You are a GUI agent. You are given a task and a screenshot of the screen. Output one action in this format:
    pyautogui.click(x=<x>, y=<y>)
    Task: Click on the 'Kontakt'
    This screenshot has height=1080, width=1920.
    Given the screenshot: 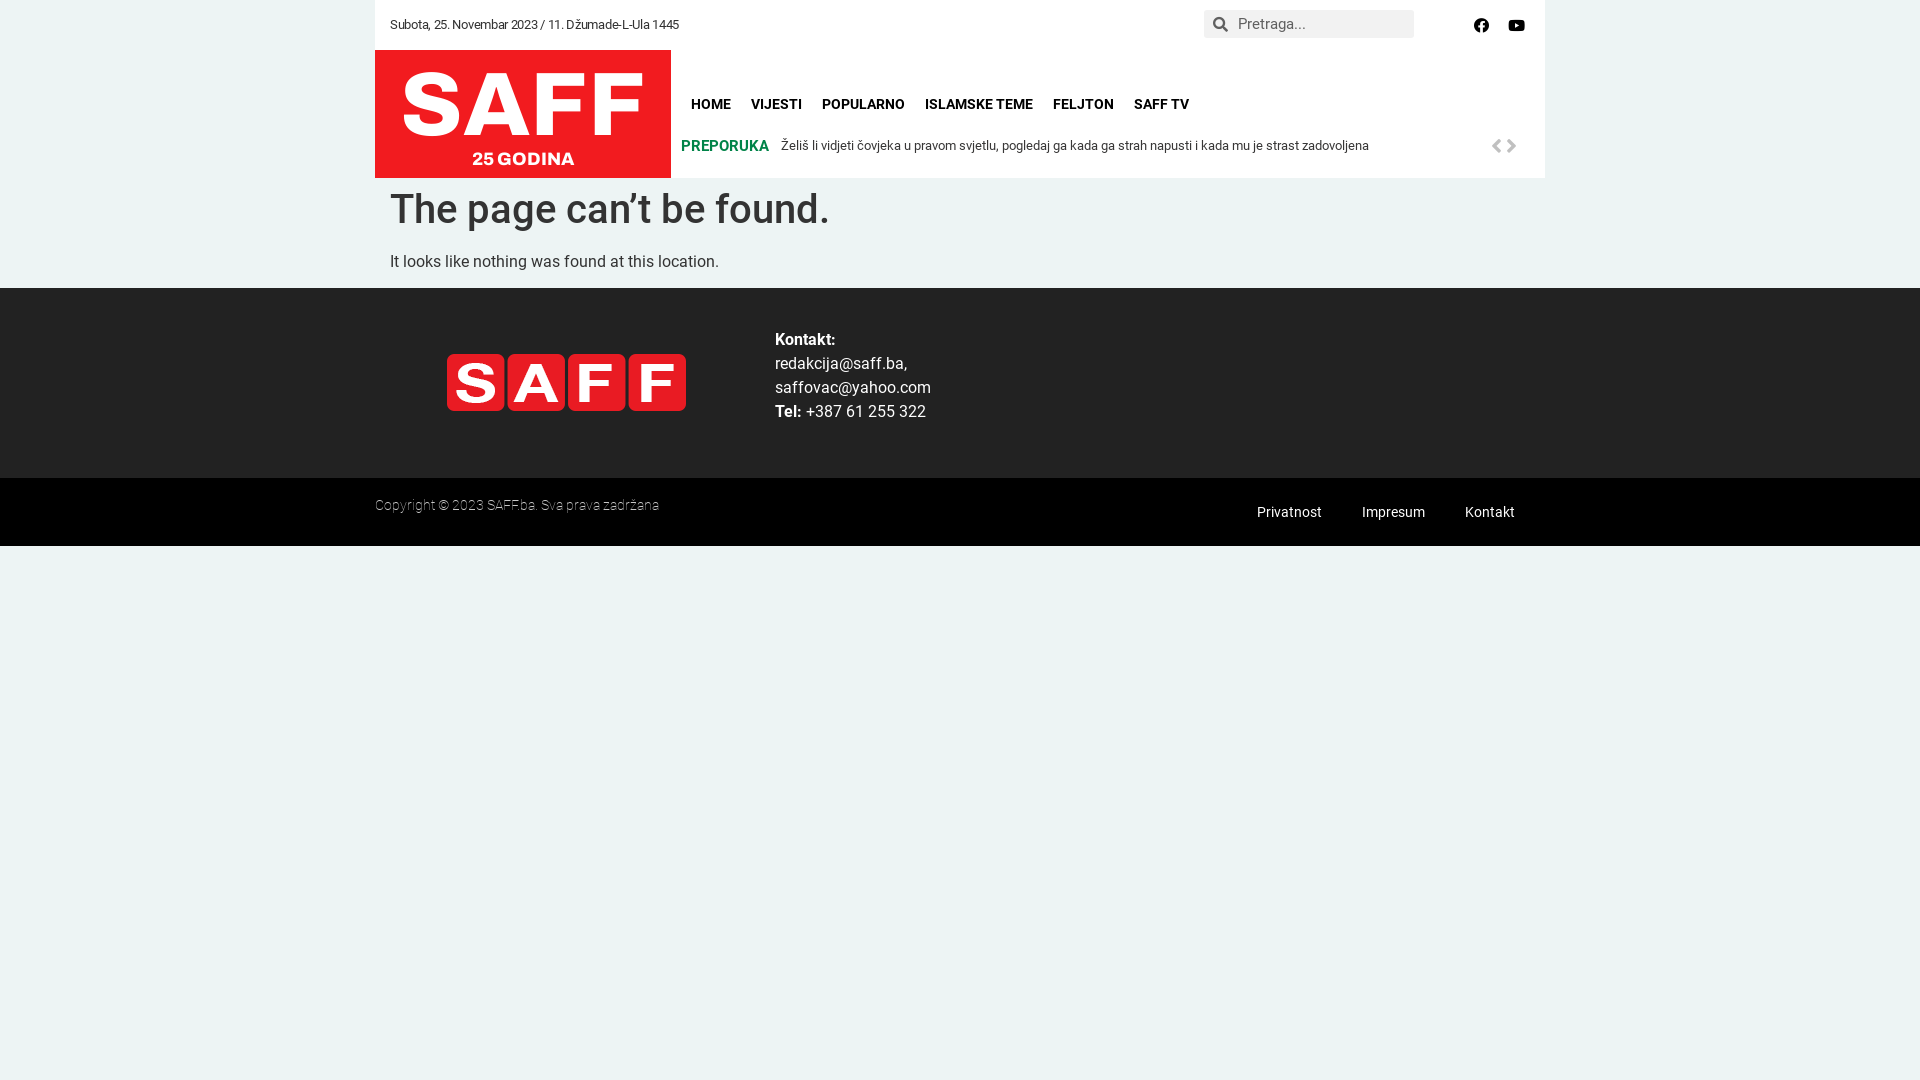 What is the action you would take?
    pyautogui.click(x=1489, y=511)
    